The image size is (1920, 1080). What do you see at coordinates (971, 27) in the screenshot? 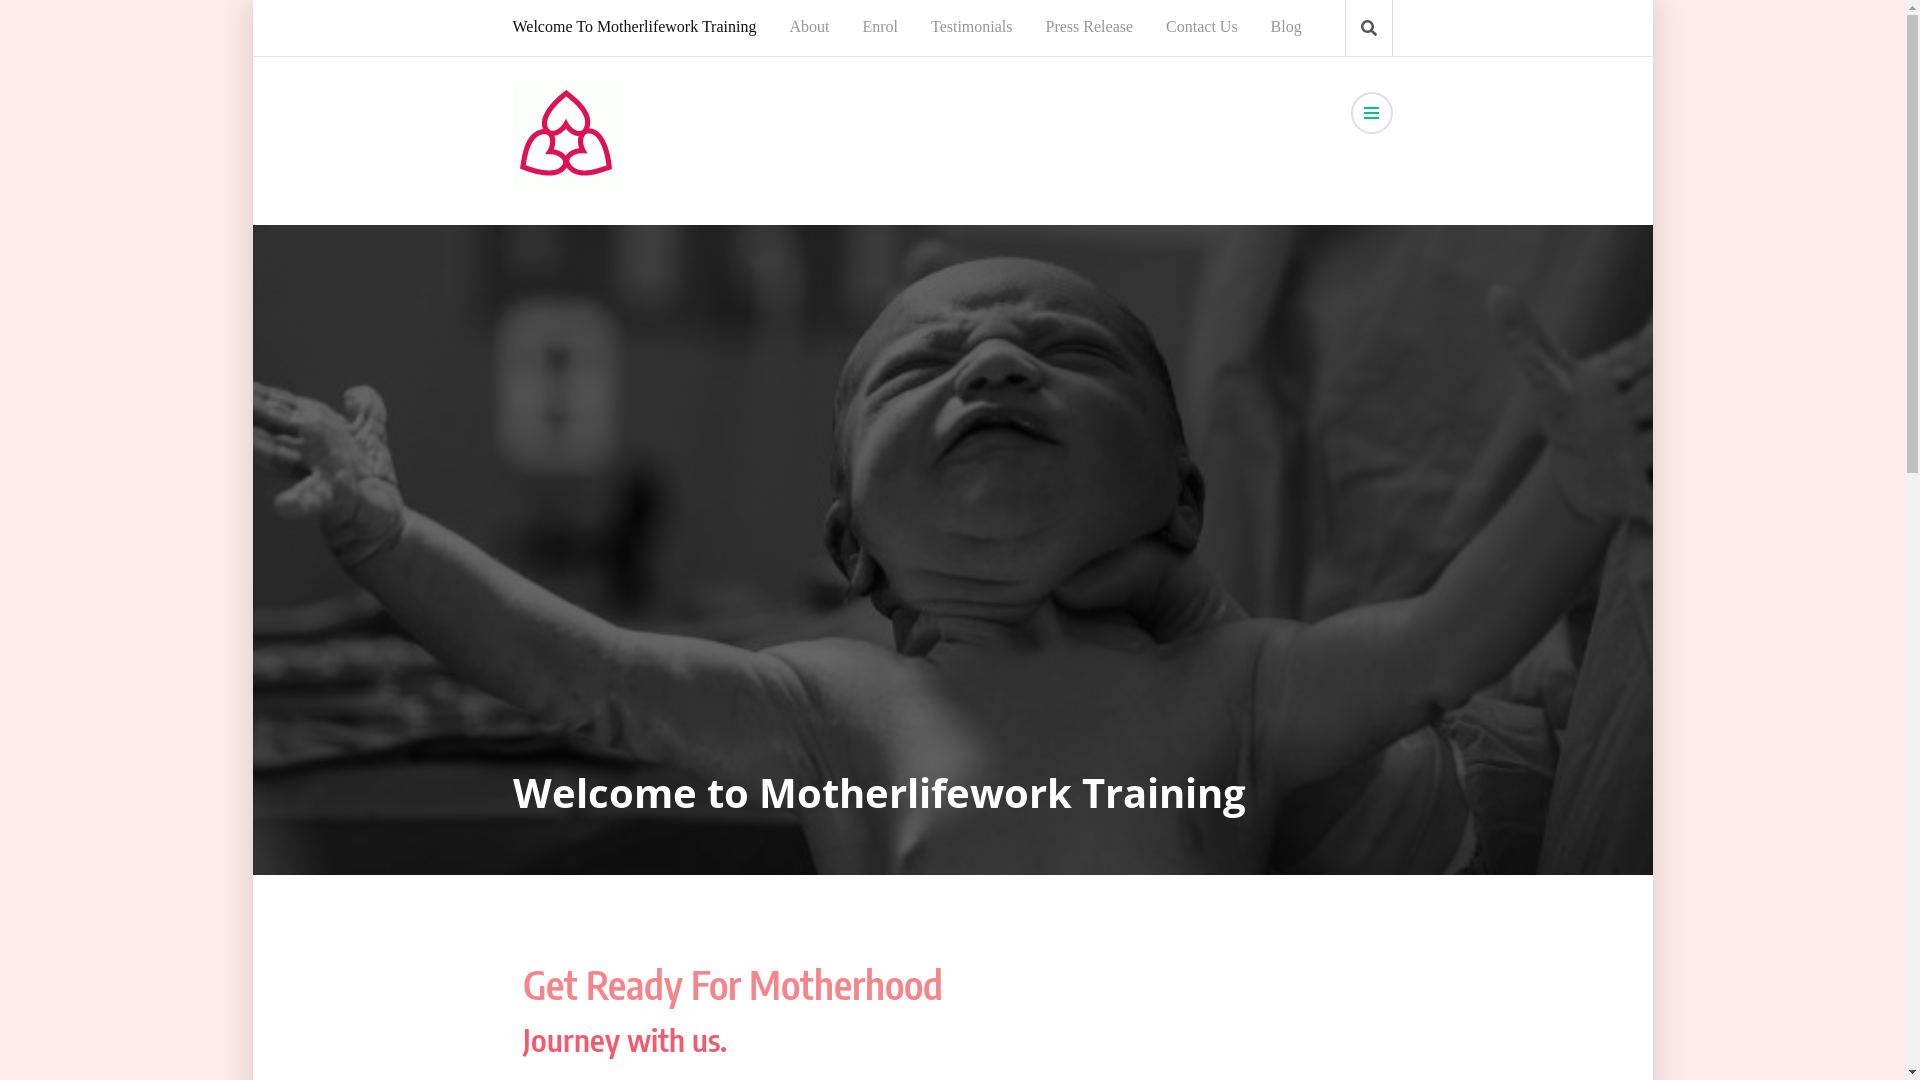
I see `'Testimonials'` at bounding box center [971, 27].